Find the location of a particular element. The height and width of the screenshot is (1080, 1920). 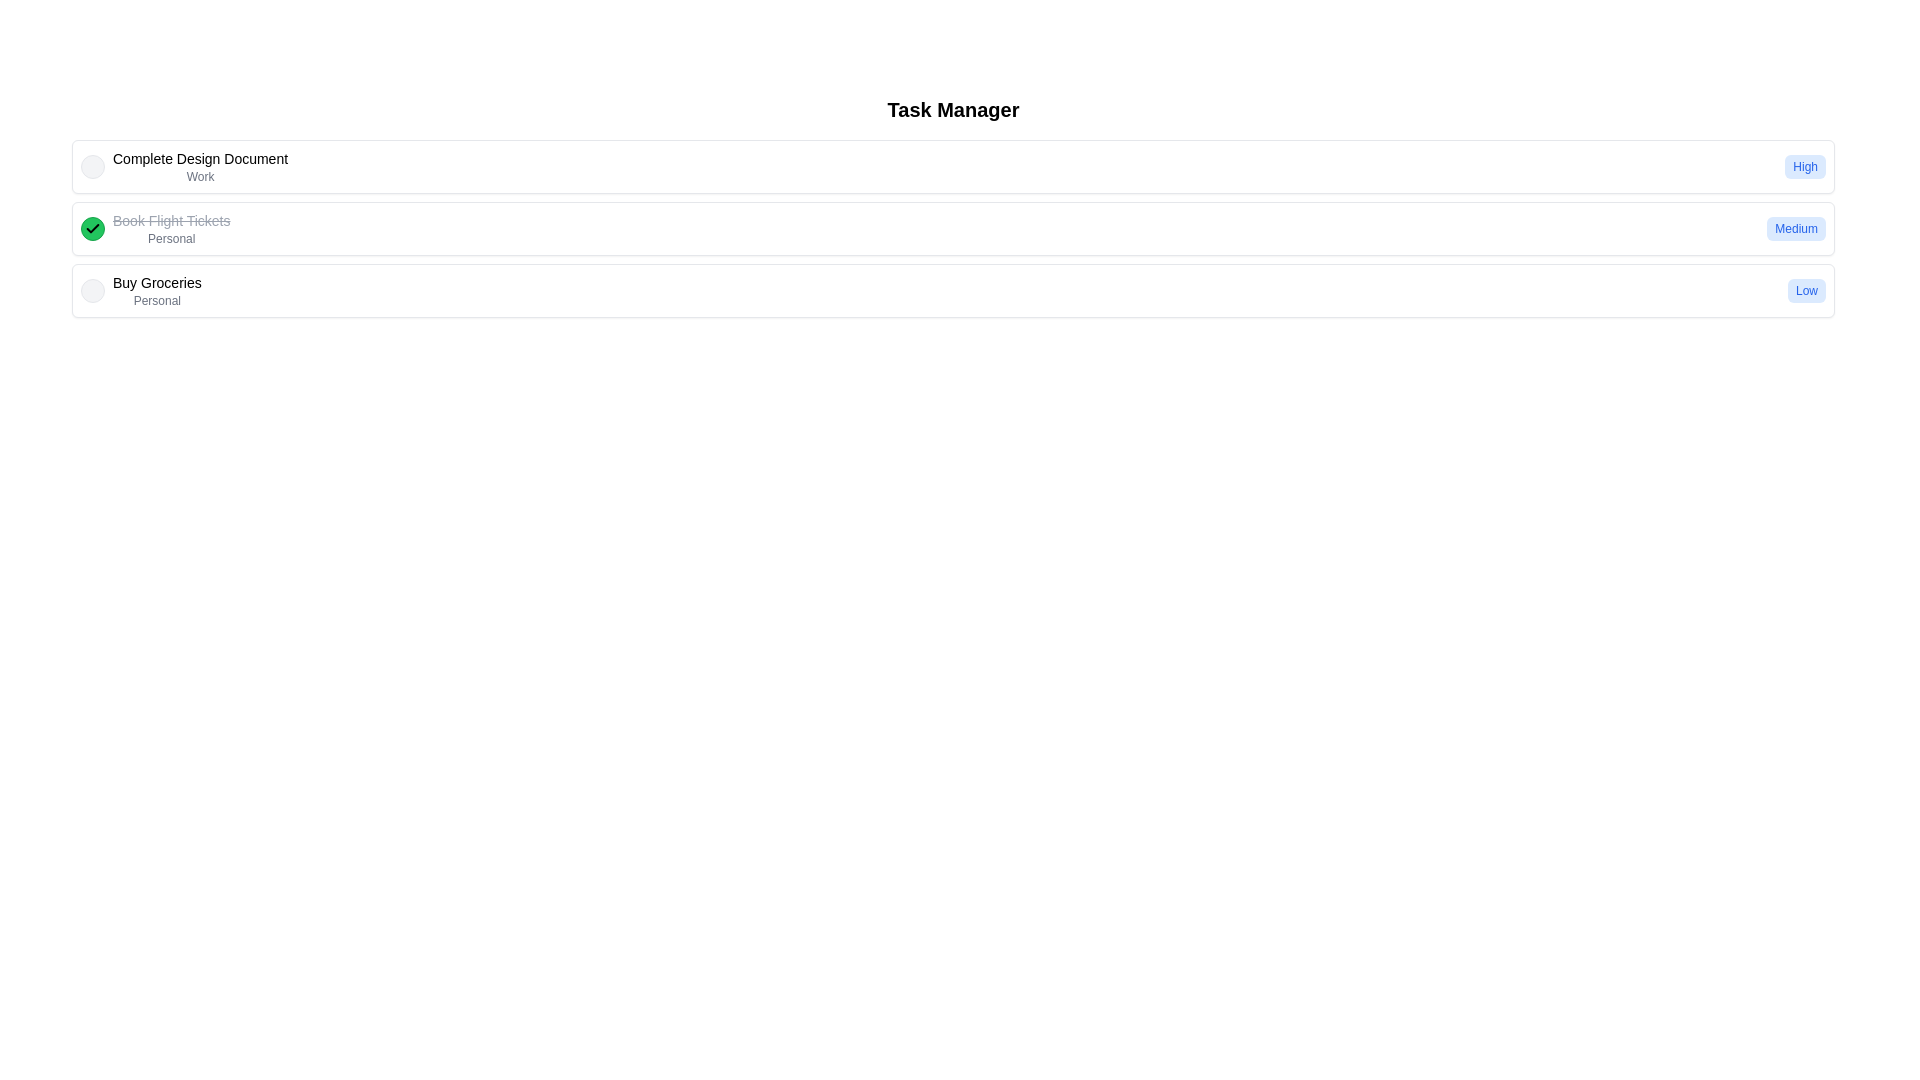

the text label displaying 'Complete Design Document', which is styled with a small font size and medium weight, positioned as the main title in the first task row is located at coordinates (200, 157).